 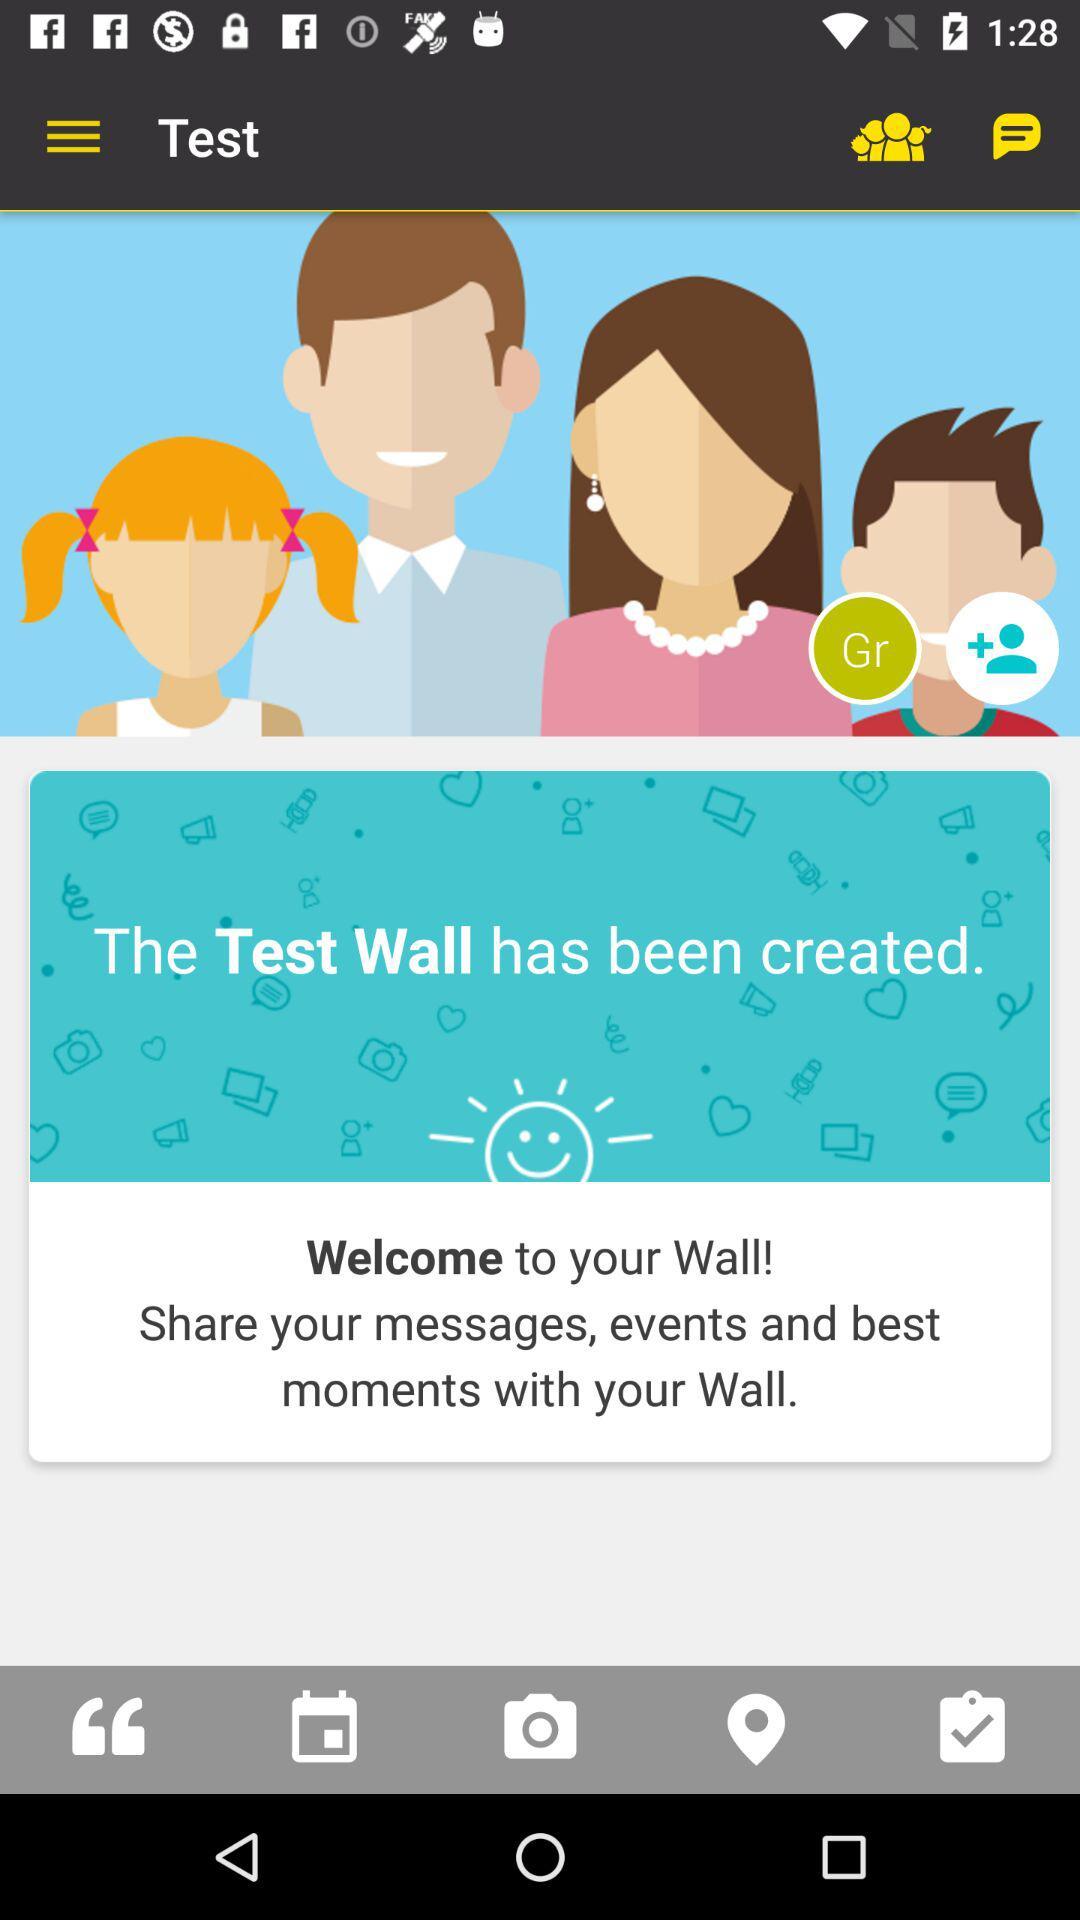 What do you see at coordinates (540, 473) in the screenshot?
I see `the item at the top` at bounding box center [540, 473].